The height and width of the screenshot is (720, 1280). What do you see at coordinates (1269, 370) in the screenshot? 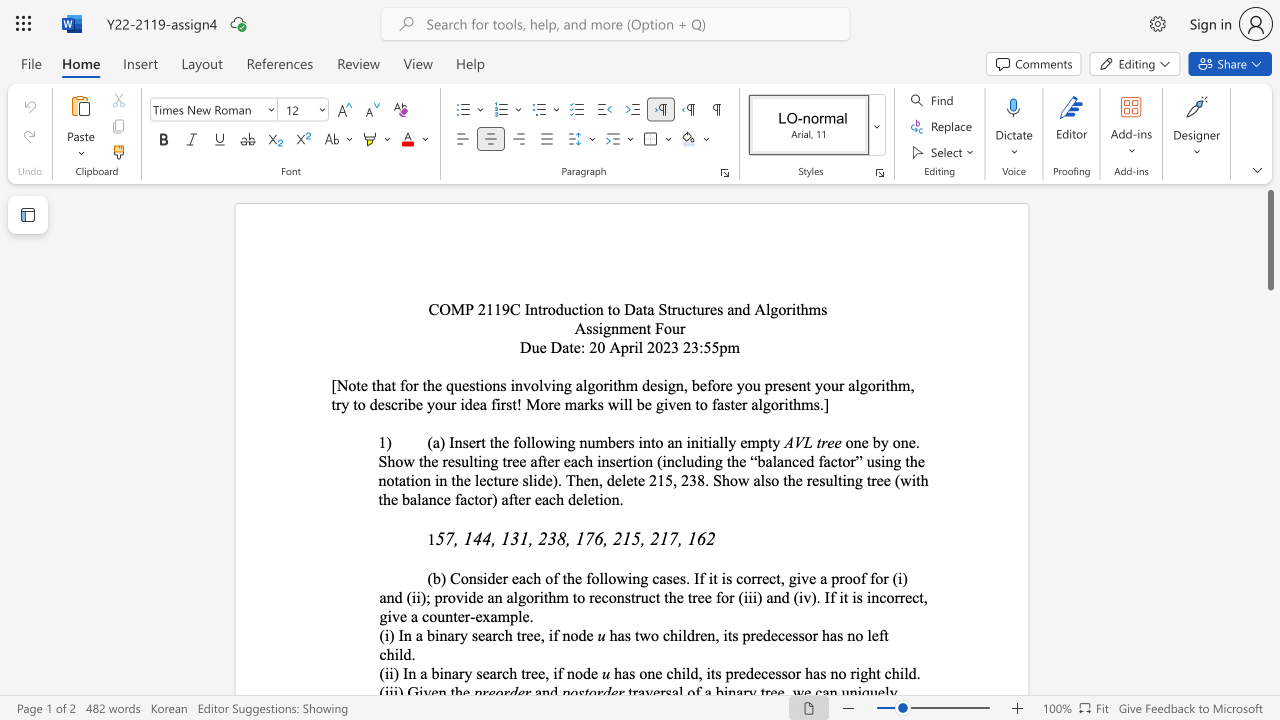
I see `the scrollbar on the side` at bounding box center [1269, 370].